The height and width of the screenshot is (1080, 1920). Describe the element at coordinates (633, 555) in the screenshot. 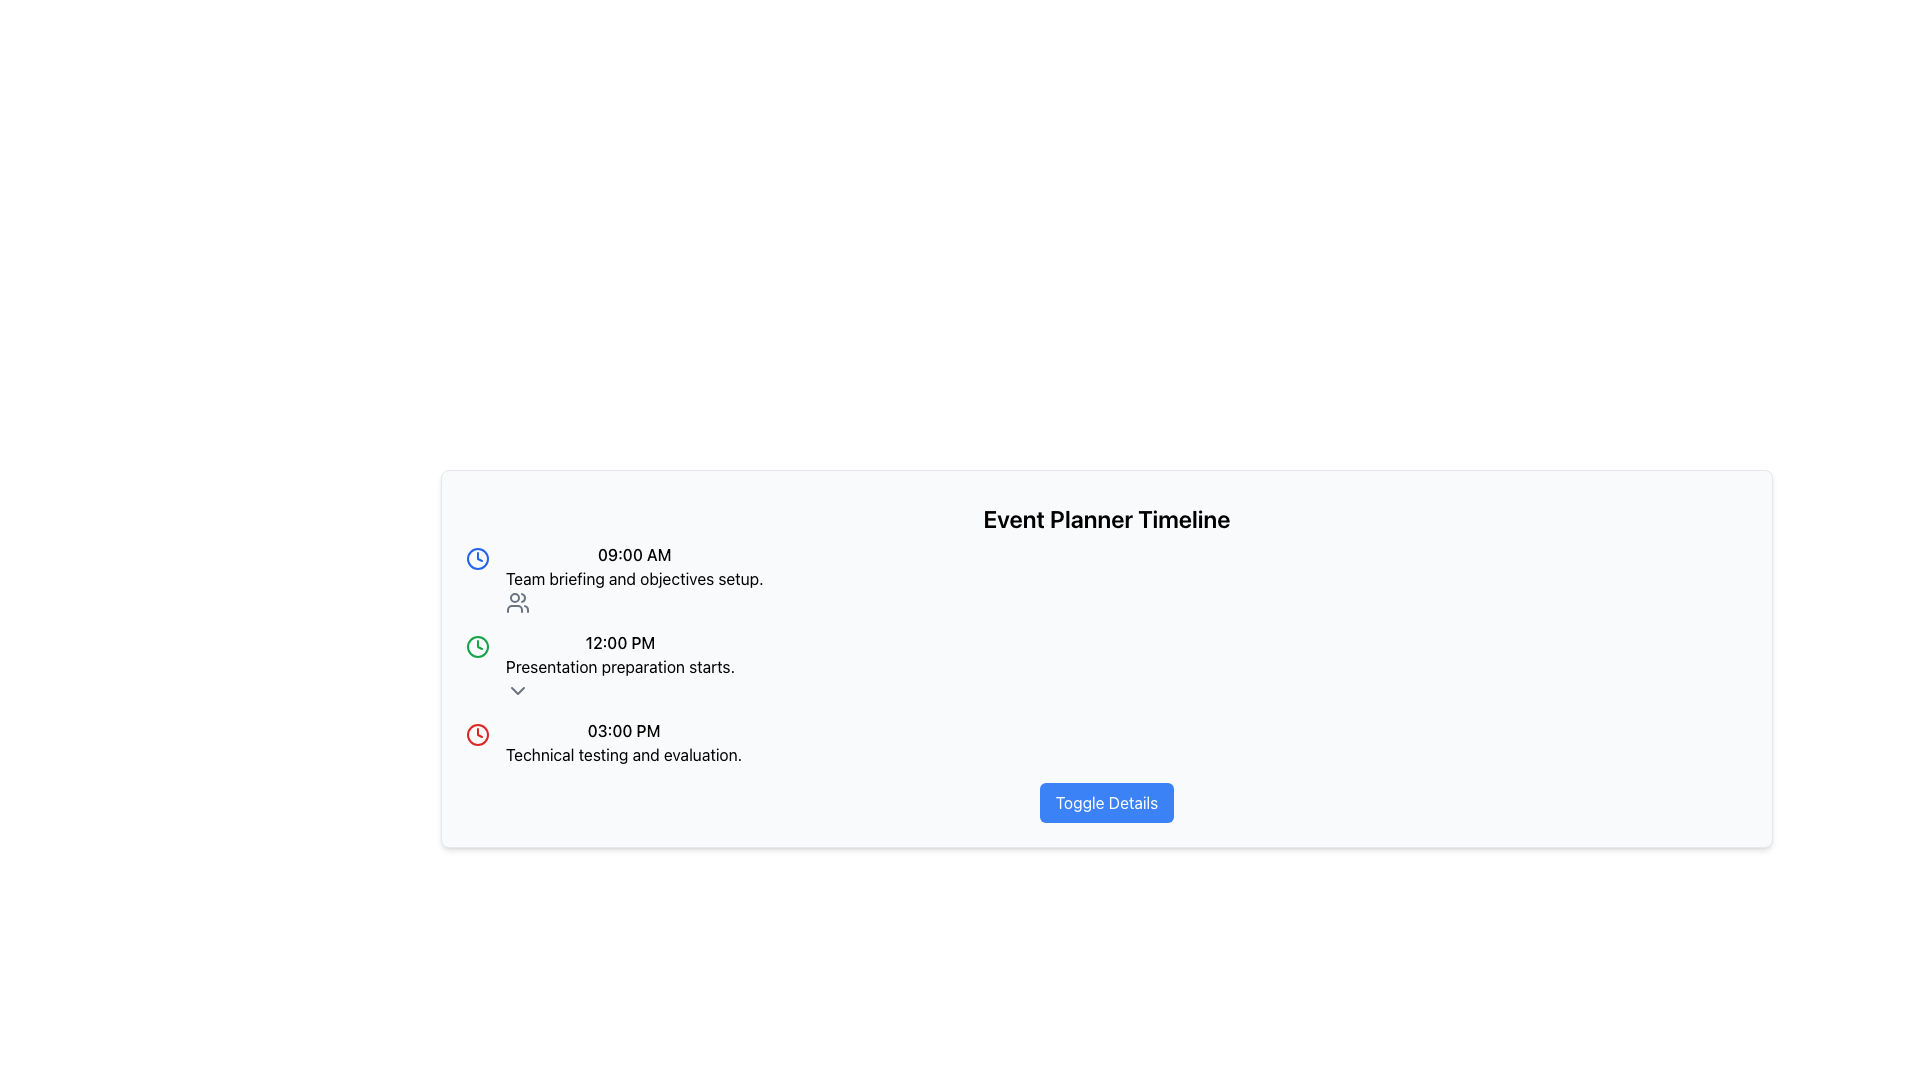

I see `time value '09:00 AM' from the first time label in the schedule display, which is located in the top-left corner of the timeline block` at that location.